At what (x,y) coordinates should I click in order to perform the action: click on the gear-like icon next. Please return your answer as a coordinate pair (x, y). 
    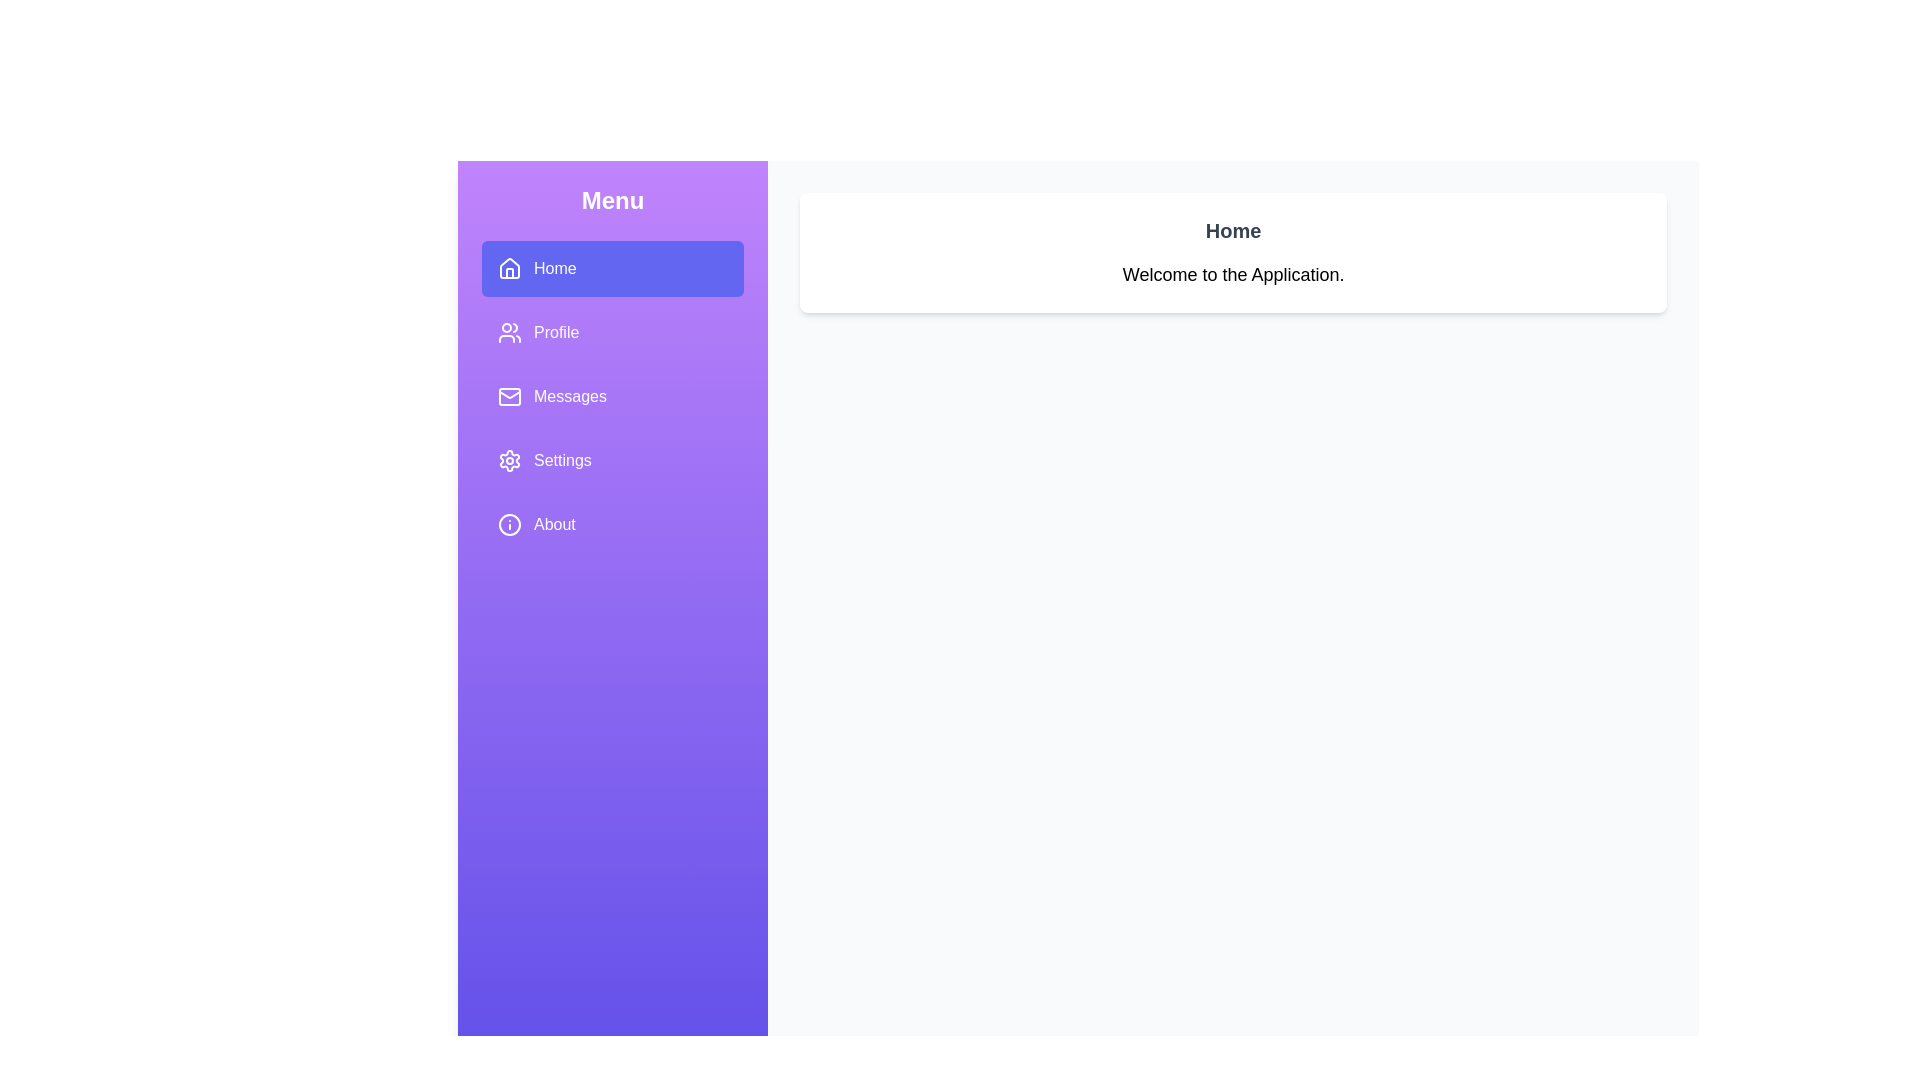
    Looking at the image, I should click on (509, 461).